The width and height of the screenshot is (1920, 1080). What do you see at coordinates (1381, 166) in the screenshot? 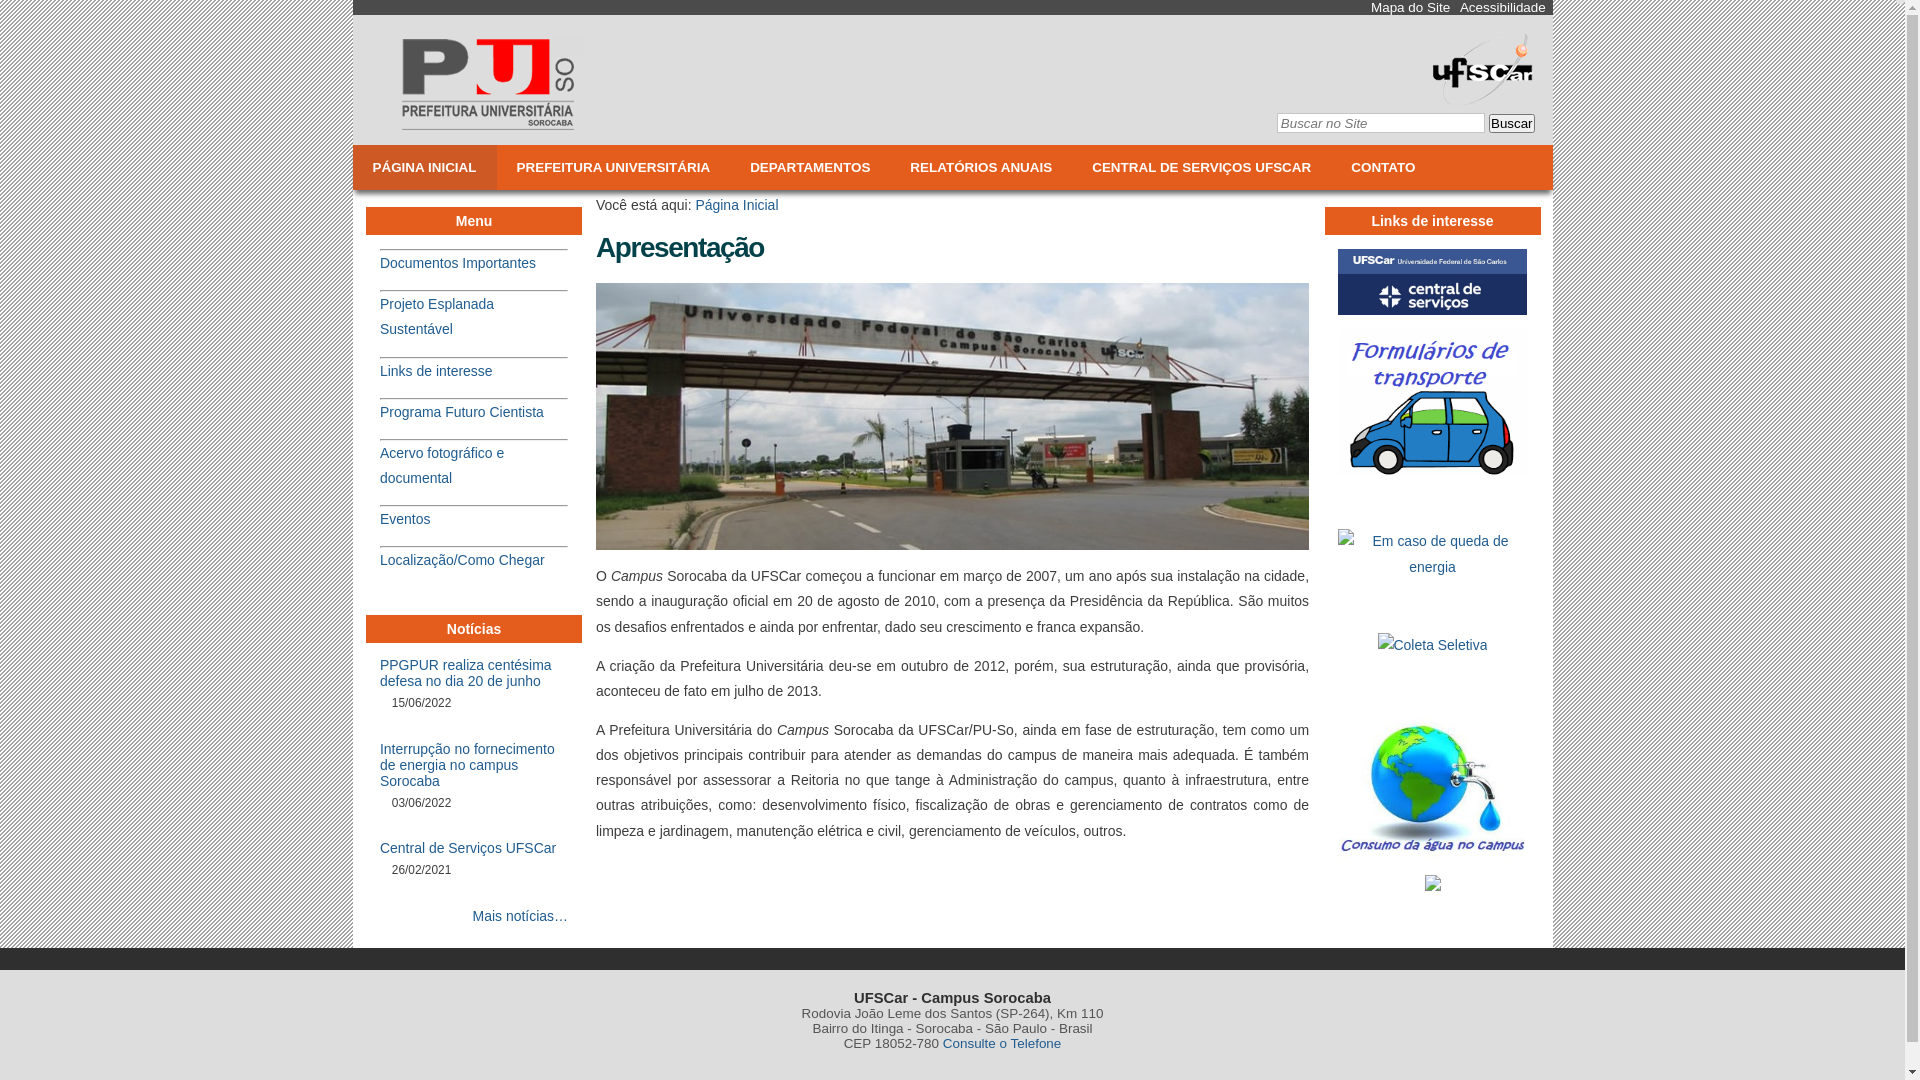
I see `'CONTATO'` at bounding box center [1381, 166].